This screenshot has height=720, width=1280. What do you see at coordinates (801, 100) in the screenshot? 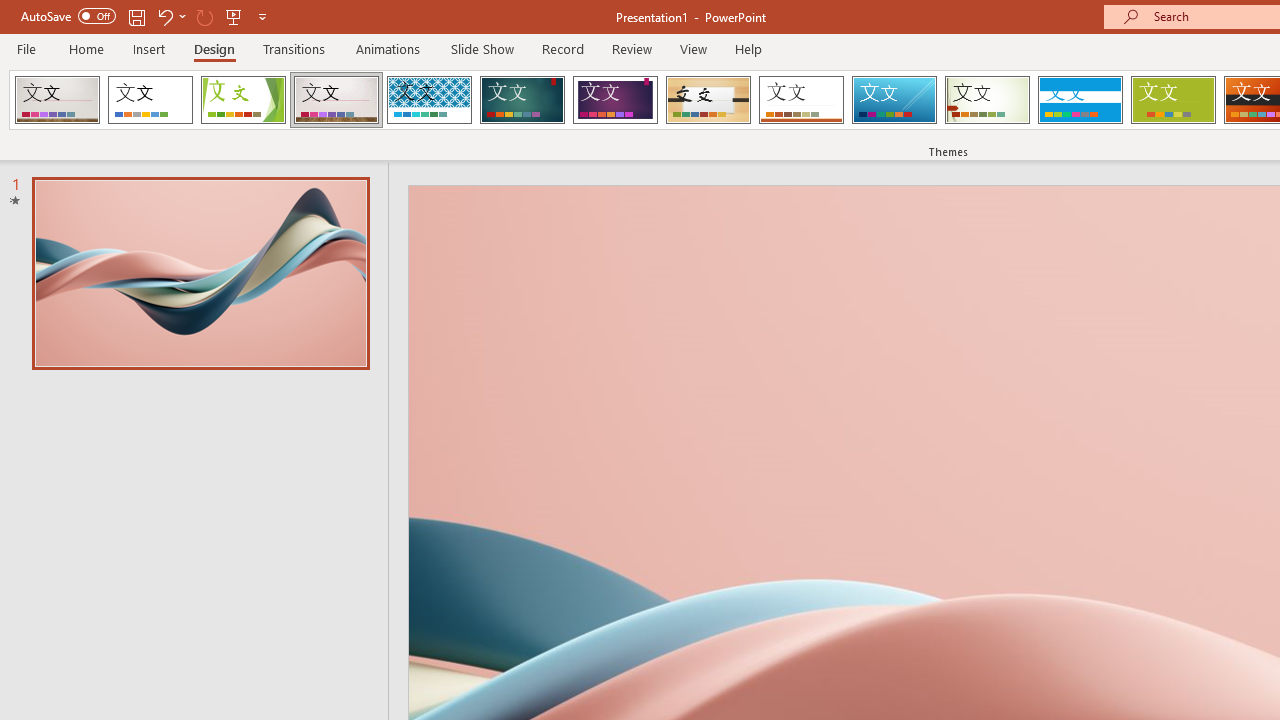
I see `'Retrospect'` at bounding box center [801, 100].